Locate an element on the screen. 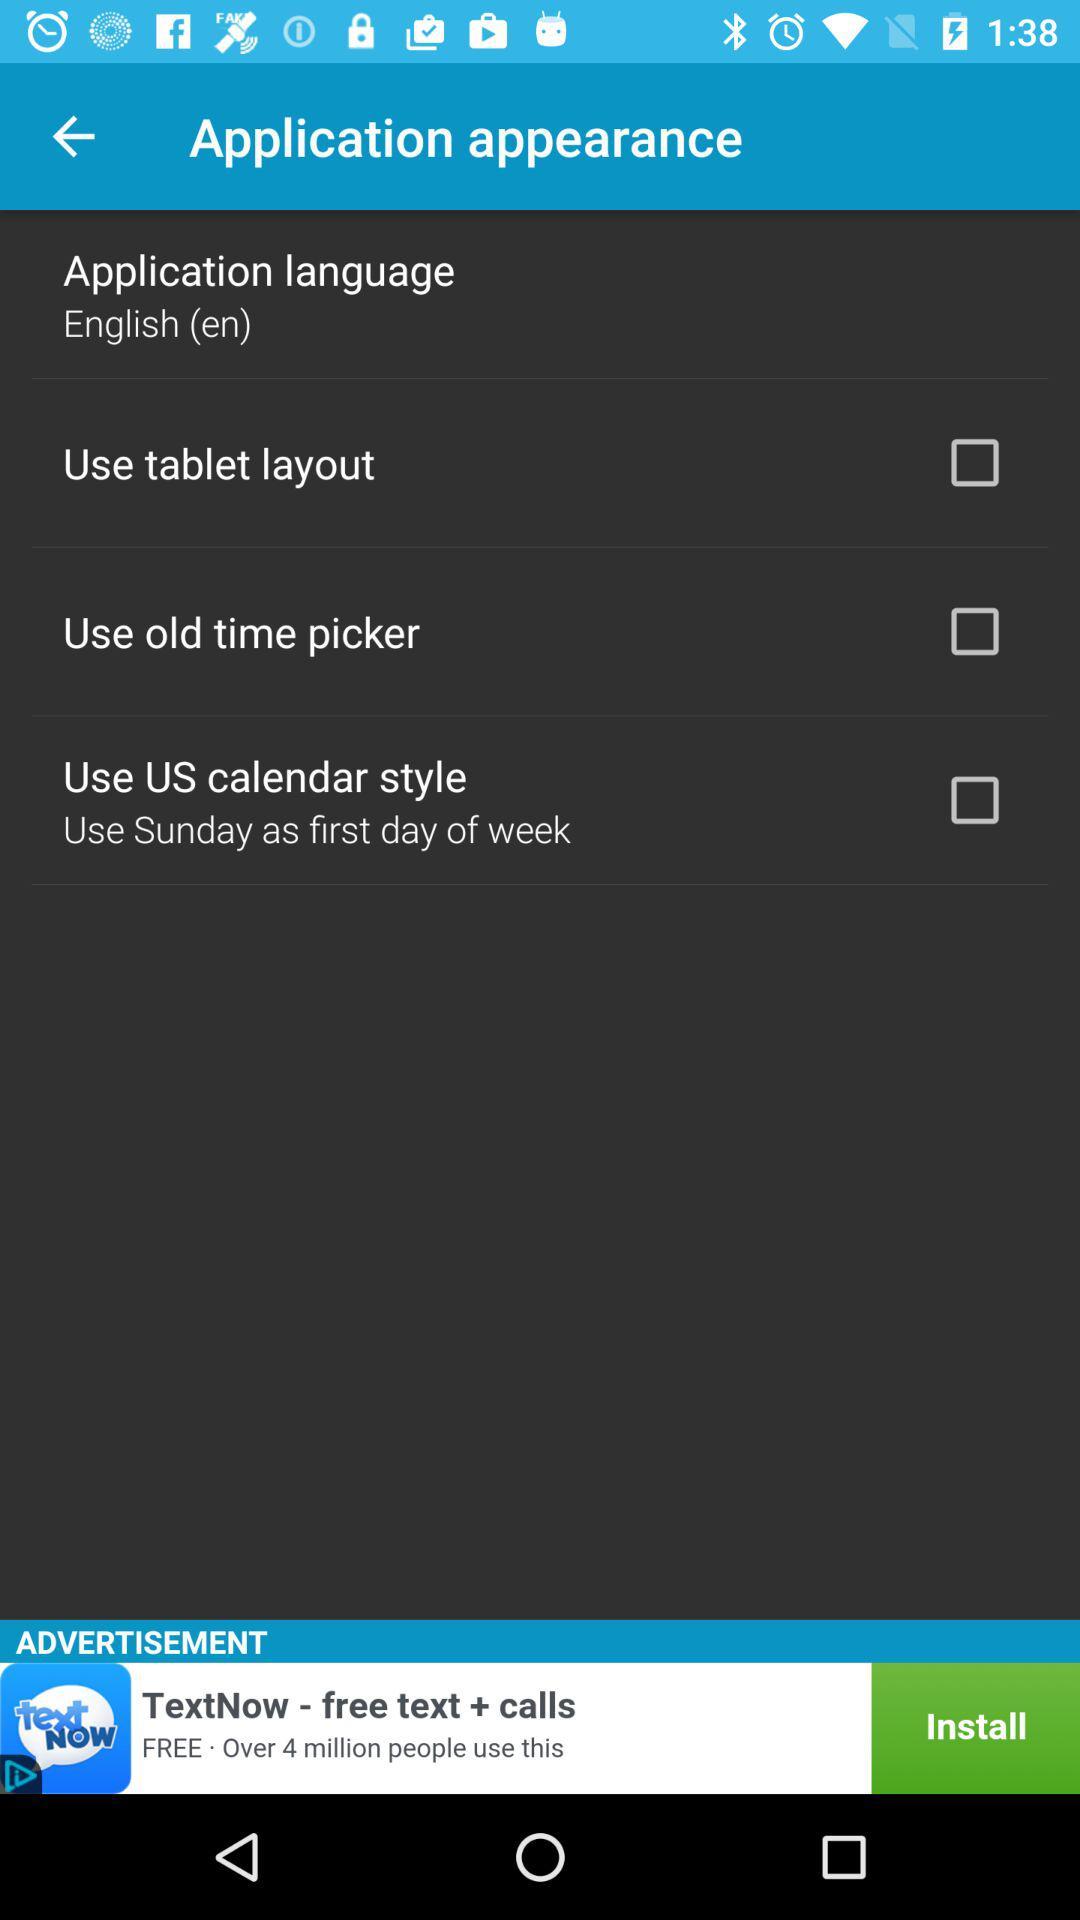  clickable advertisement is located at coordinates (540, 1727).